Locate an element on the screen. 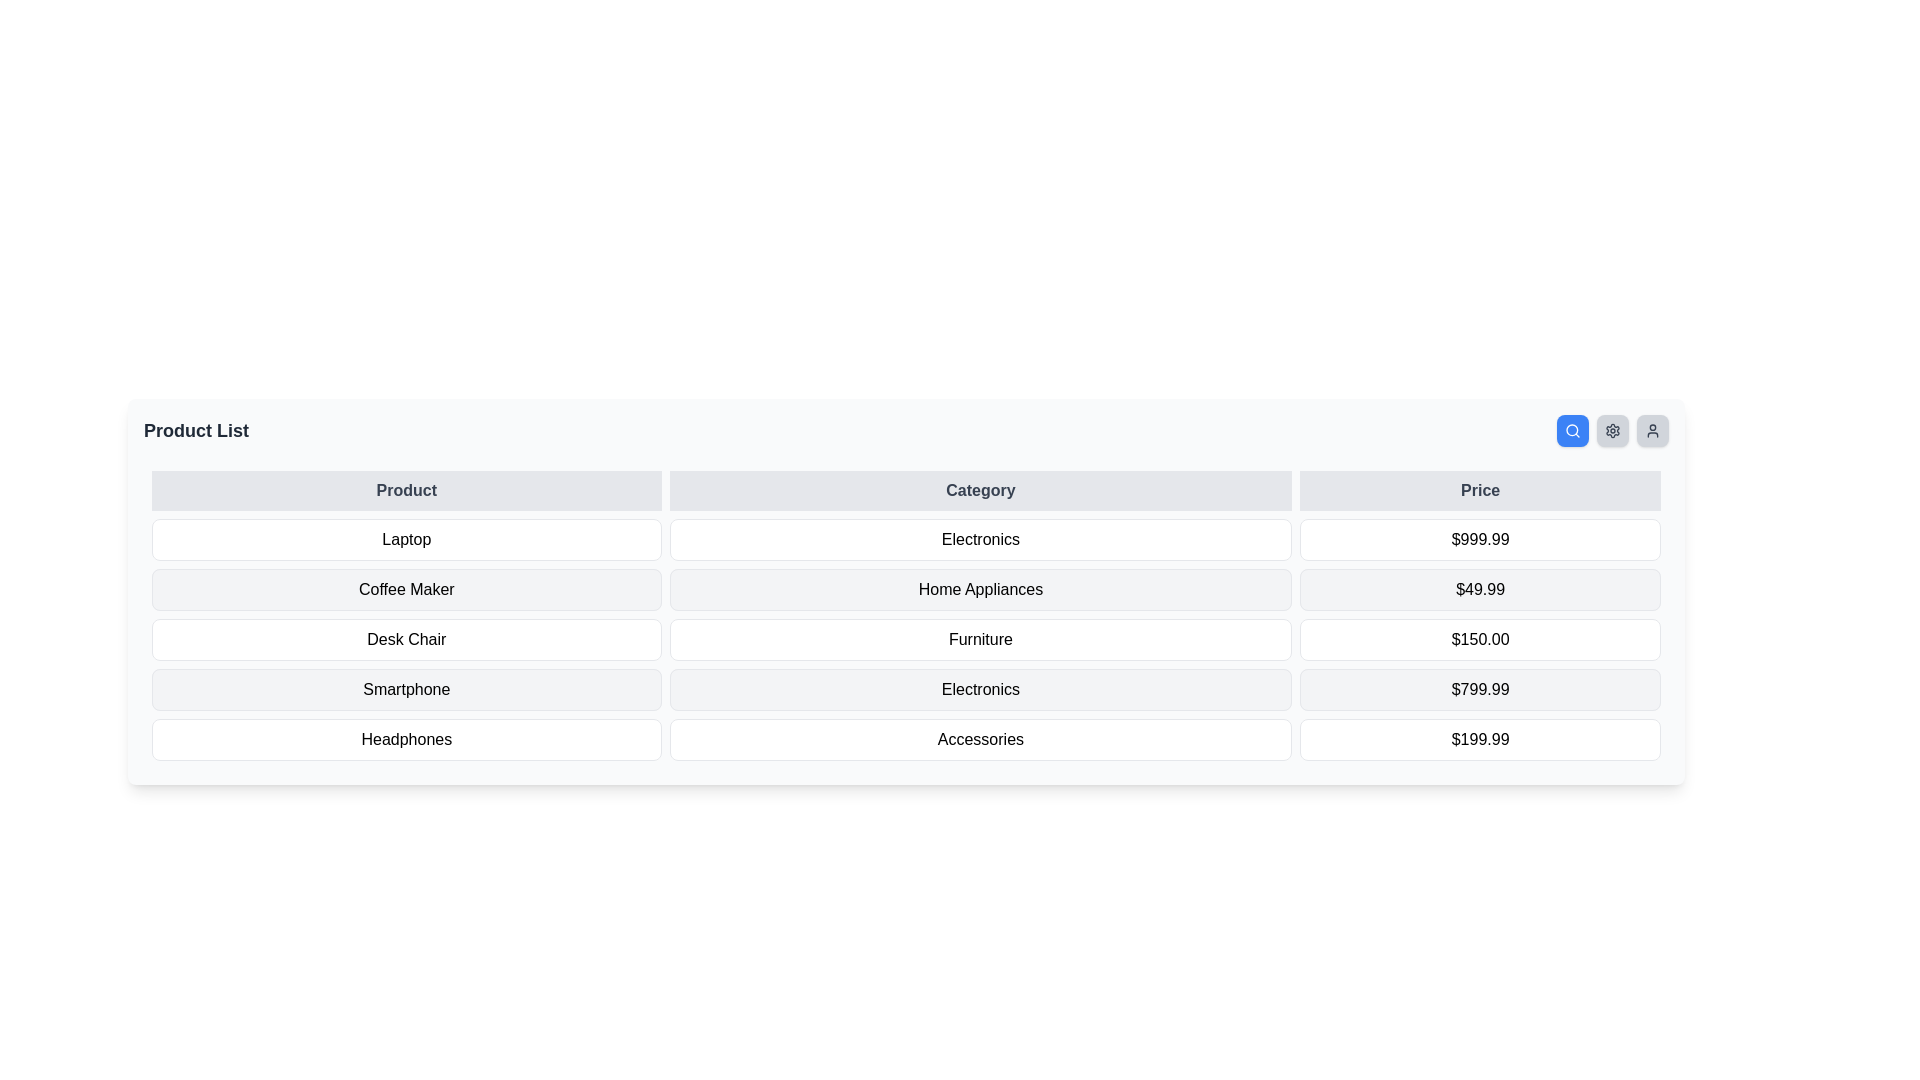  the settings button located at the top right section of the interface is located at coordinates (1612, 430).